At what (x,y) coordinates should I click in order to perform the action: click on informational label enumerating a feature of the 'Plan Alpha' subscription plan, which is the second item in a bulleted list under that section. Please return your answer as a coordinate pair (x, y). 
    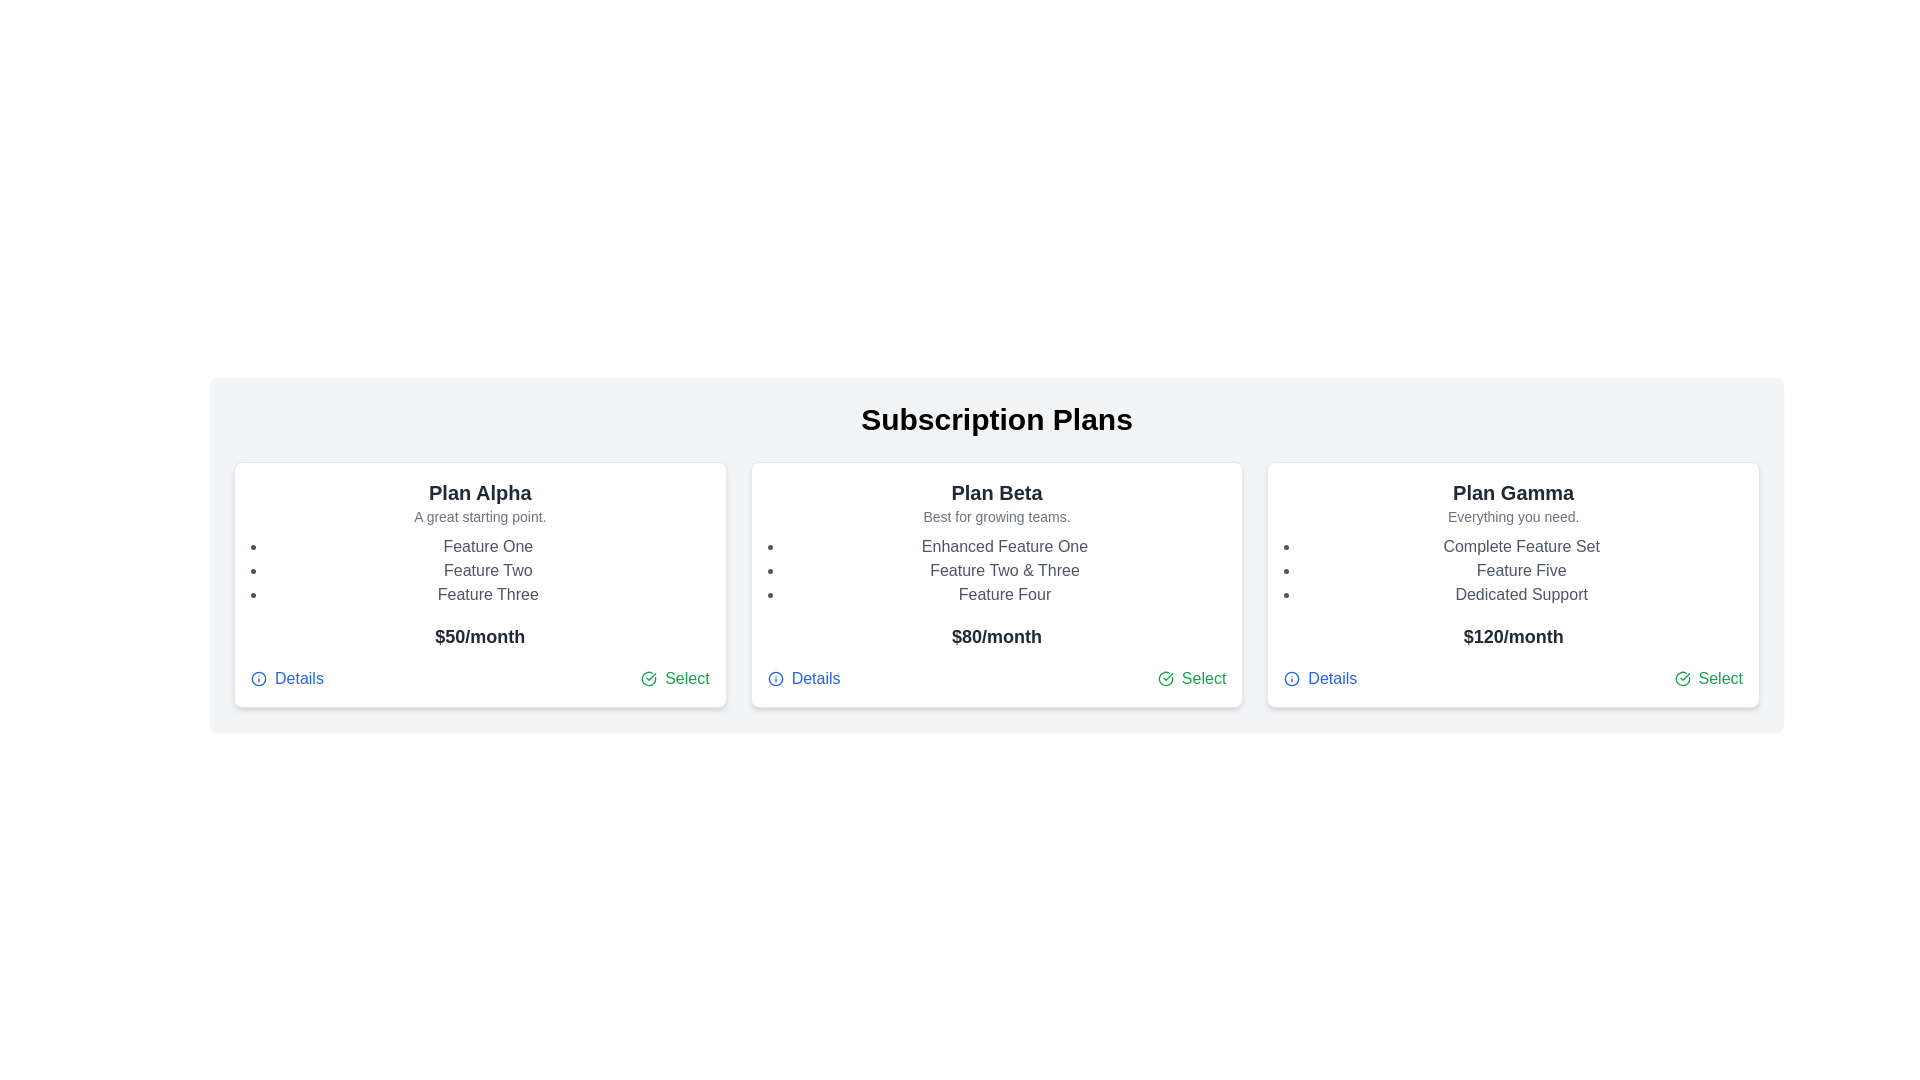
    Looking at the image, I should click on (488, 570).